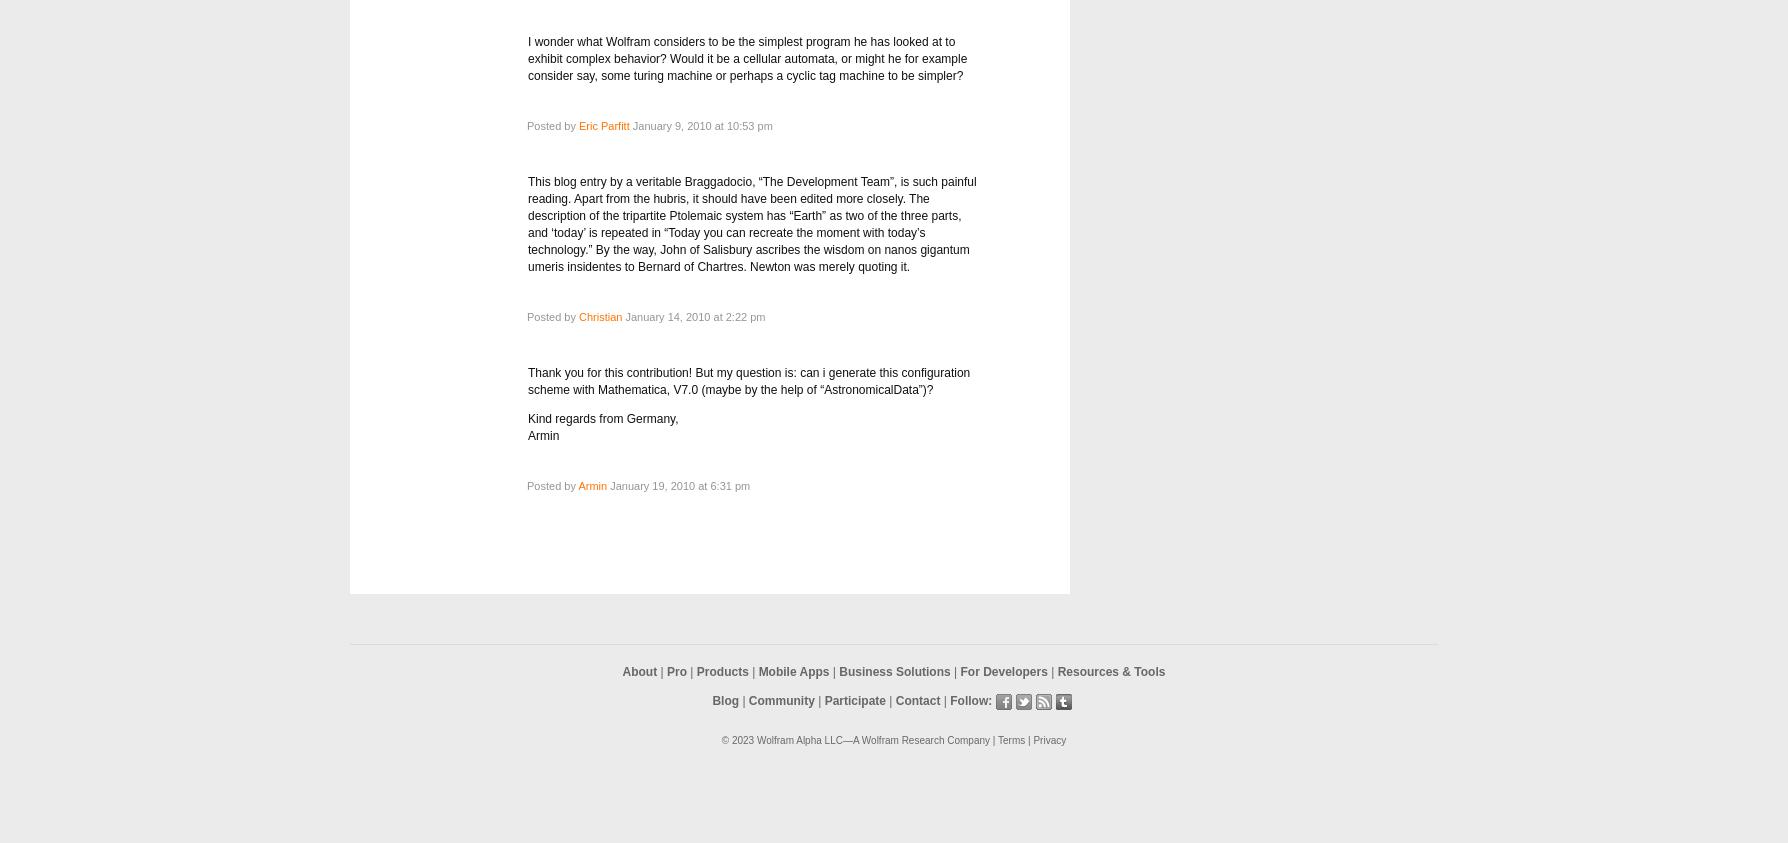 The height and width of the screenshot is (843, 1788). Describe the element at coordinates (720, 671) in the screenshot. I see `'Products'` at that location.